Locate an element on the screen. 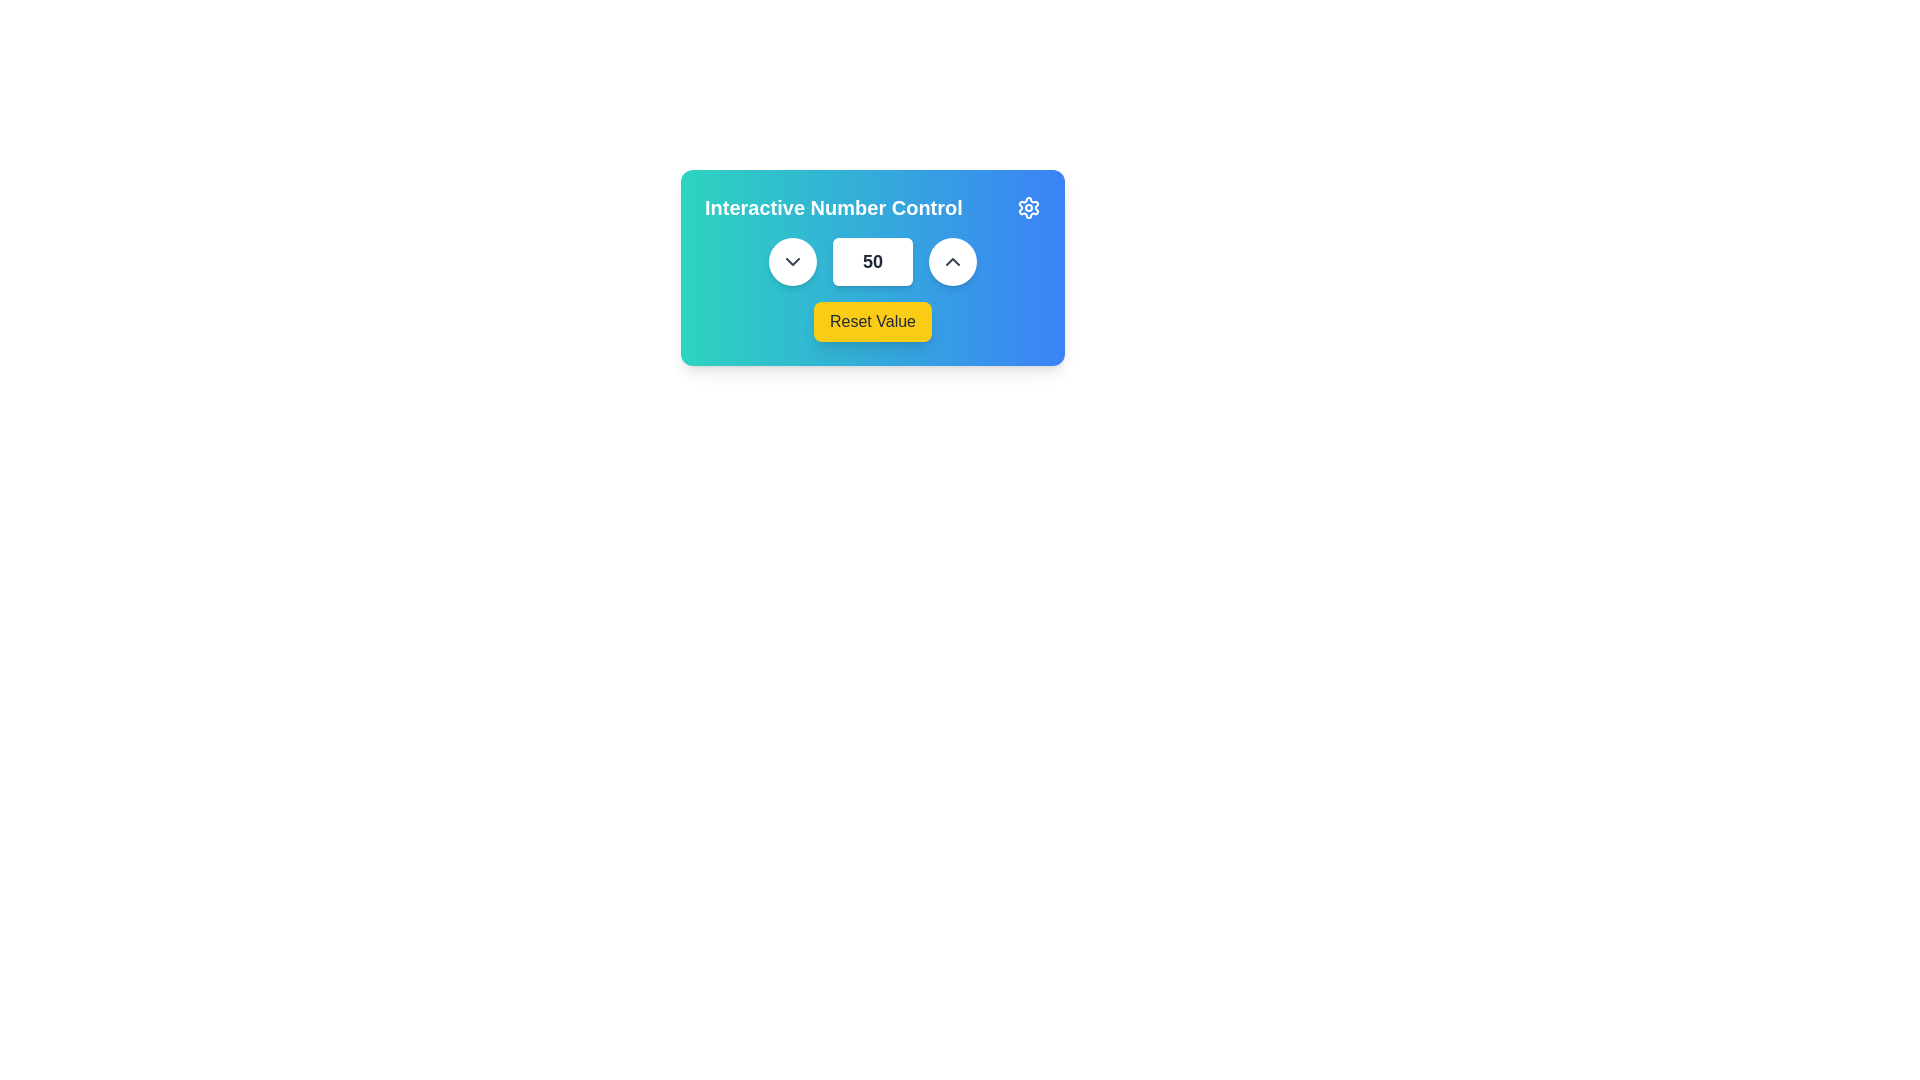 The width and height of the screenshot is (1920, 1080). the reset button located at the bottom of the 'Interactive Number Control' card to change its appearance is located at coordinates (873, 320).